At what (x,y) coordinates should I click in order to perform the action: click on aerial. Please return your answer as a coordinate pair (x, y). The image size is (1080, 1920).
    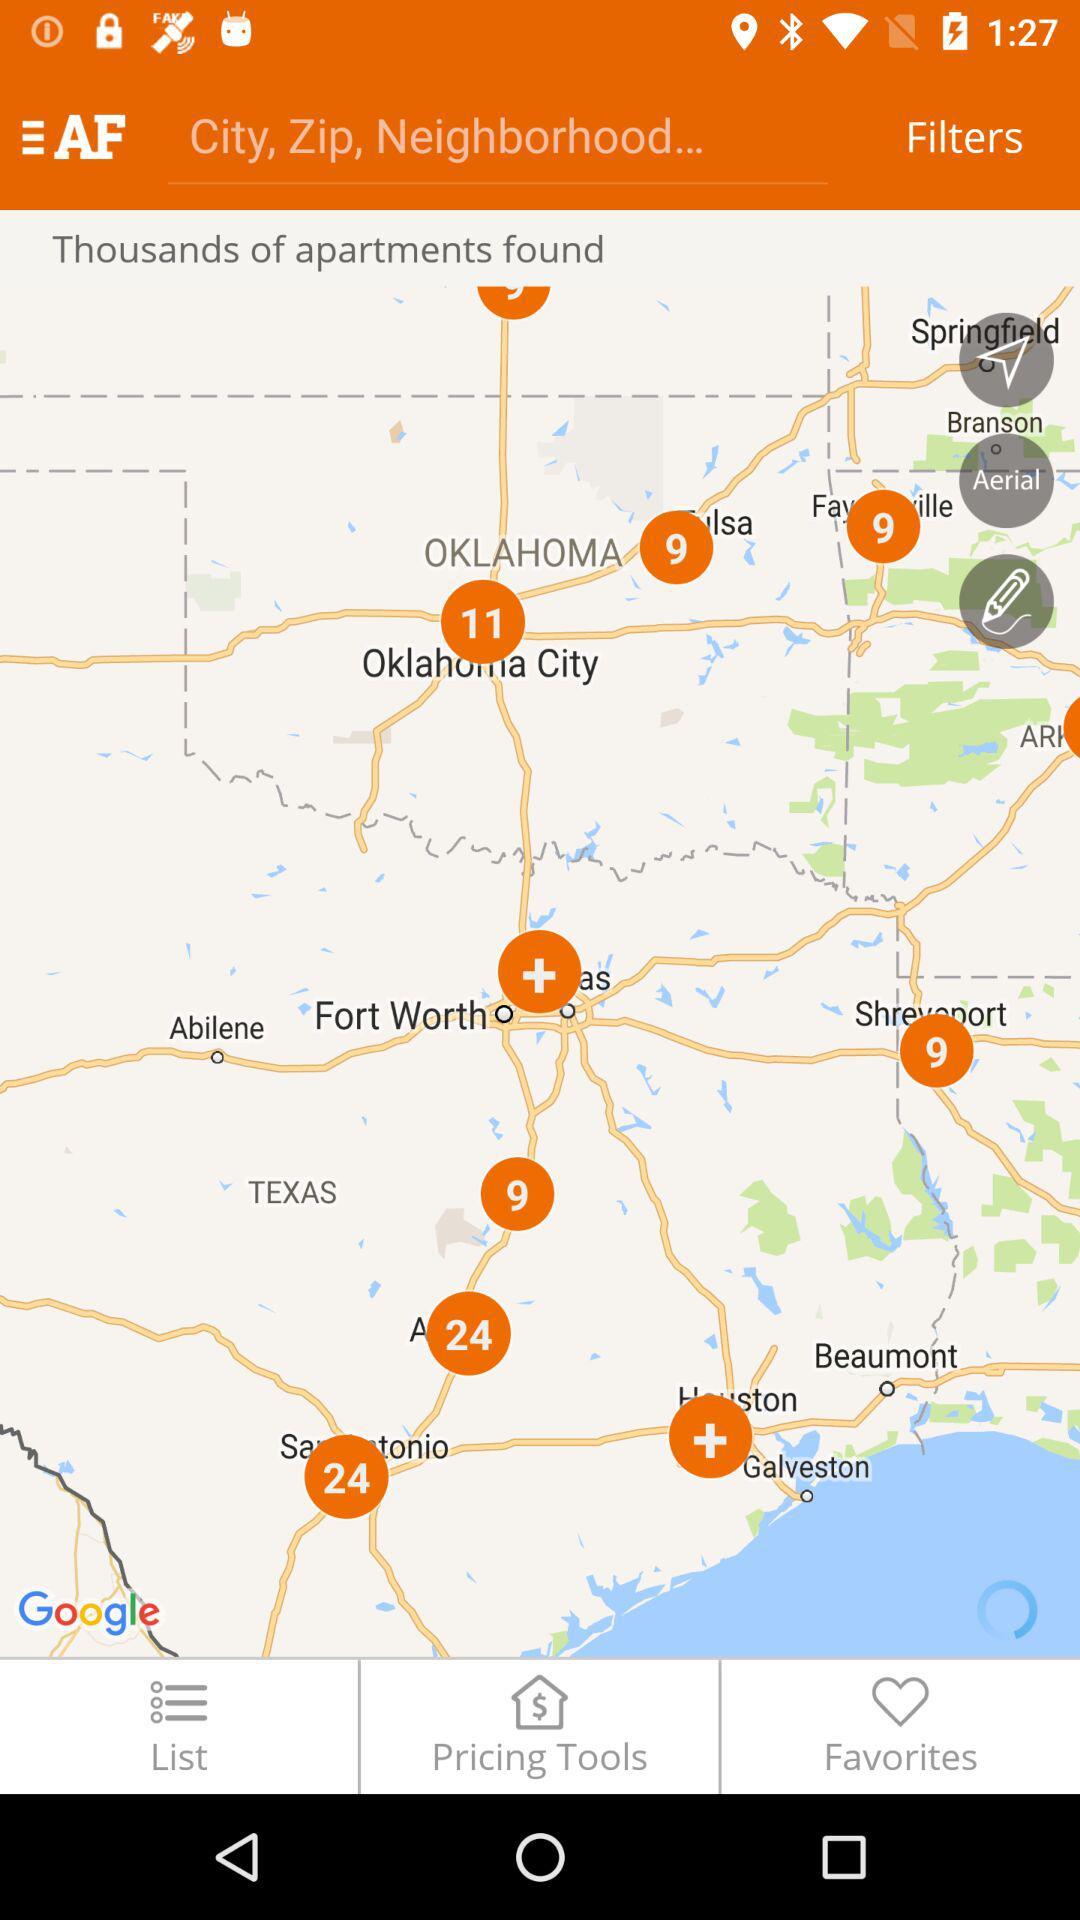
    Looking at the image, I should click on (1006, 480).